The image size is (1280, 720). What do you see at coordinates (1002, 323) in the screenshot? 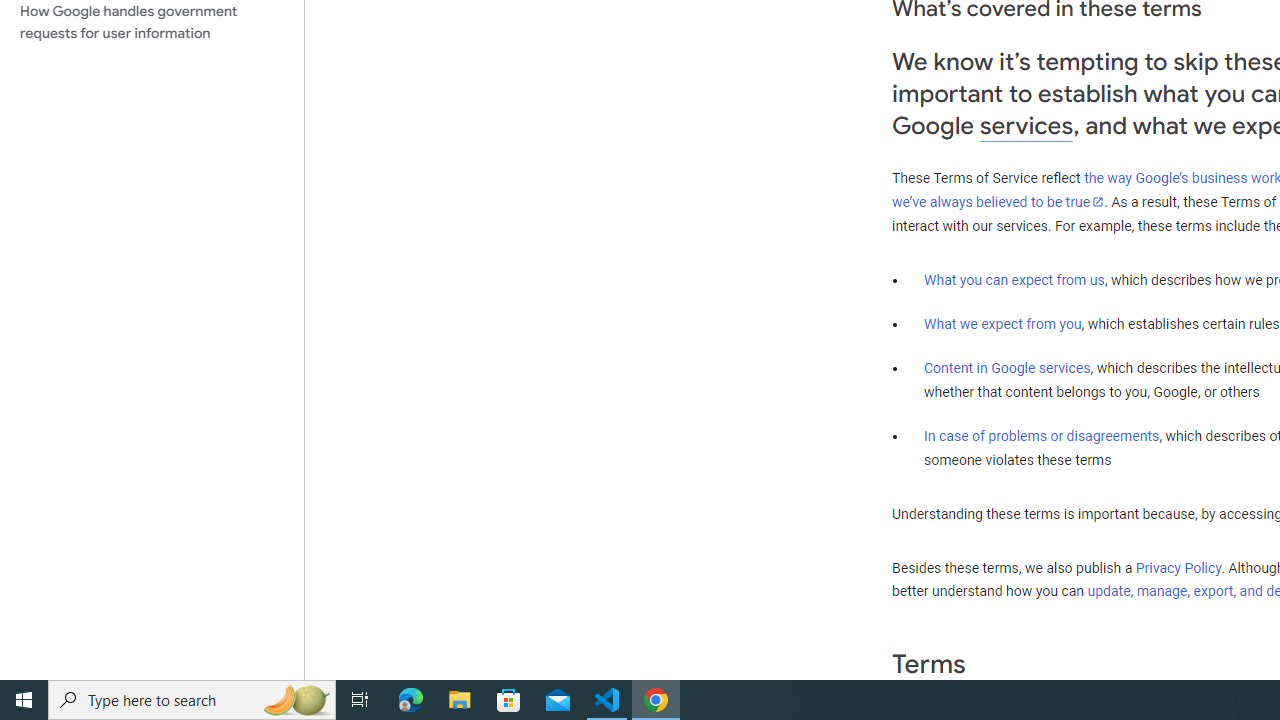
I see `'What we expect from you'` at bounding box center [1002, 323].